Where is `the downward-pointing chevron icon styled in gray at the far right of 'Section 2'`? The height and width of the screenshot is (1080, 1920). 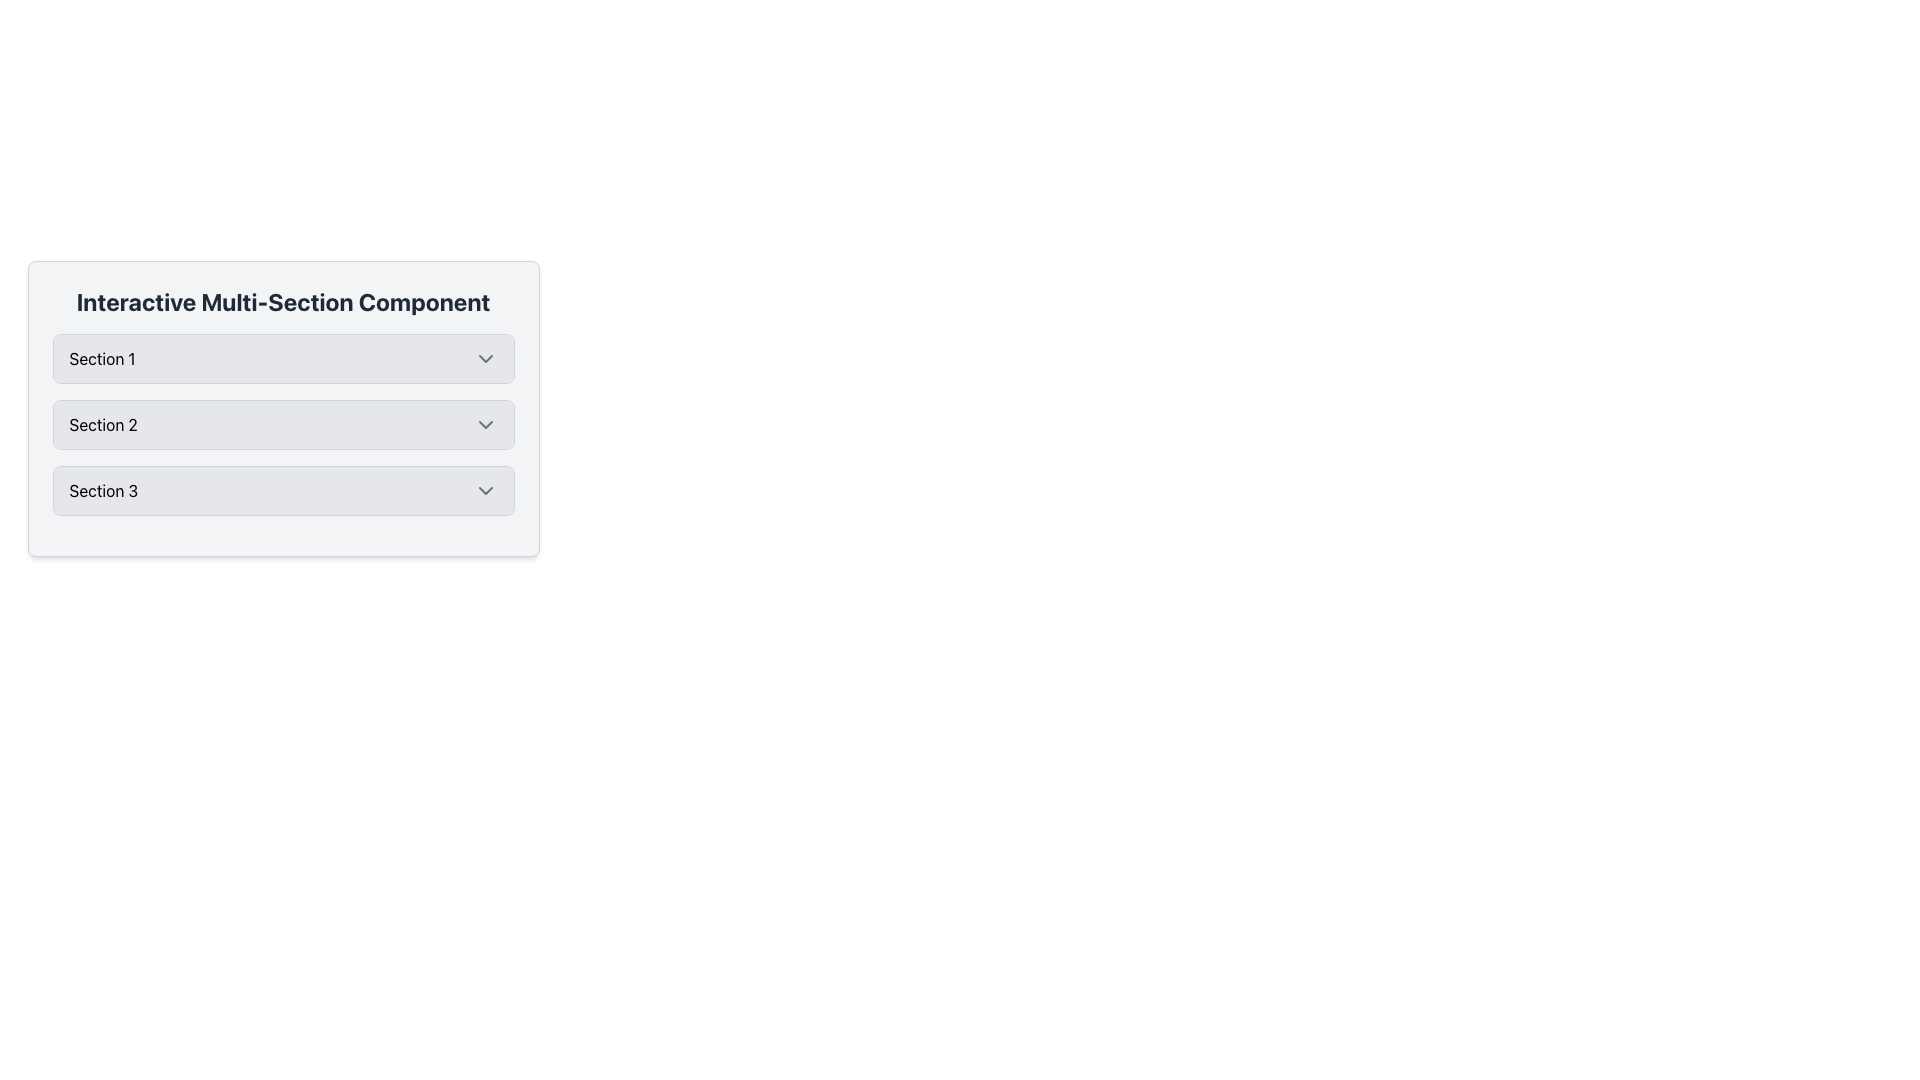
the downward-pointing chevron icon styled in gray at the far right of 'Section 2' is located at coordinates (485, 423).